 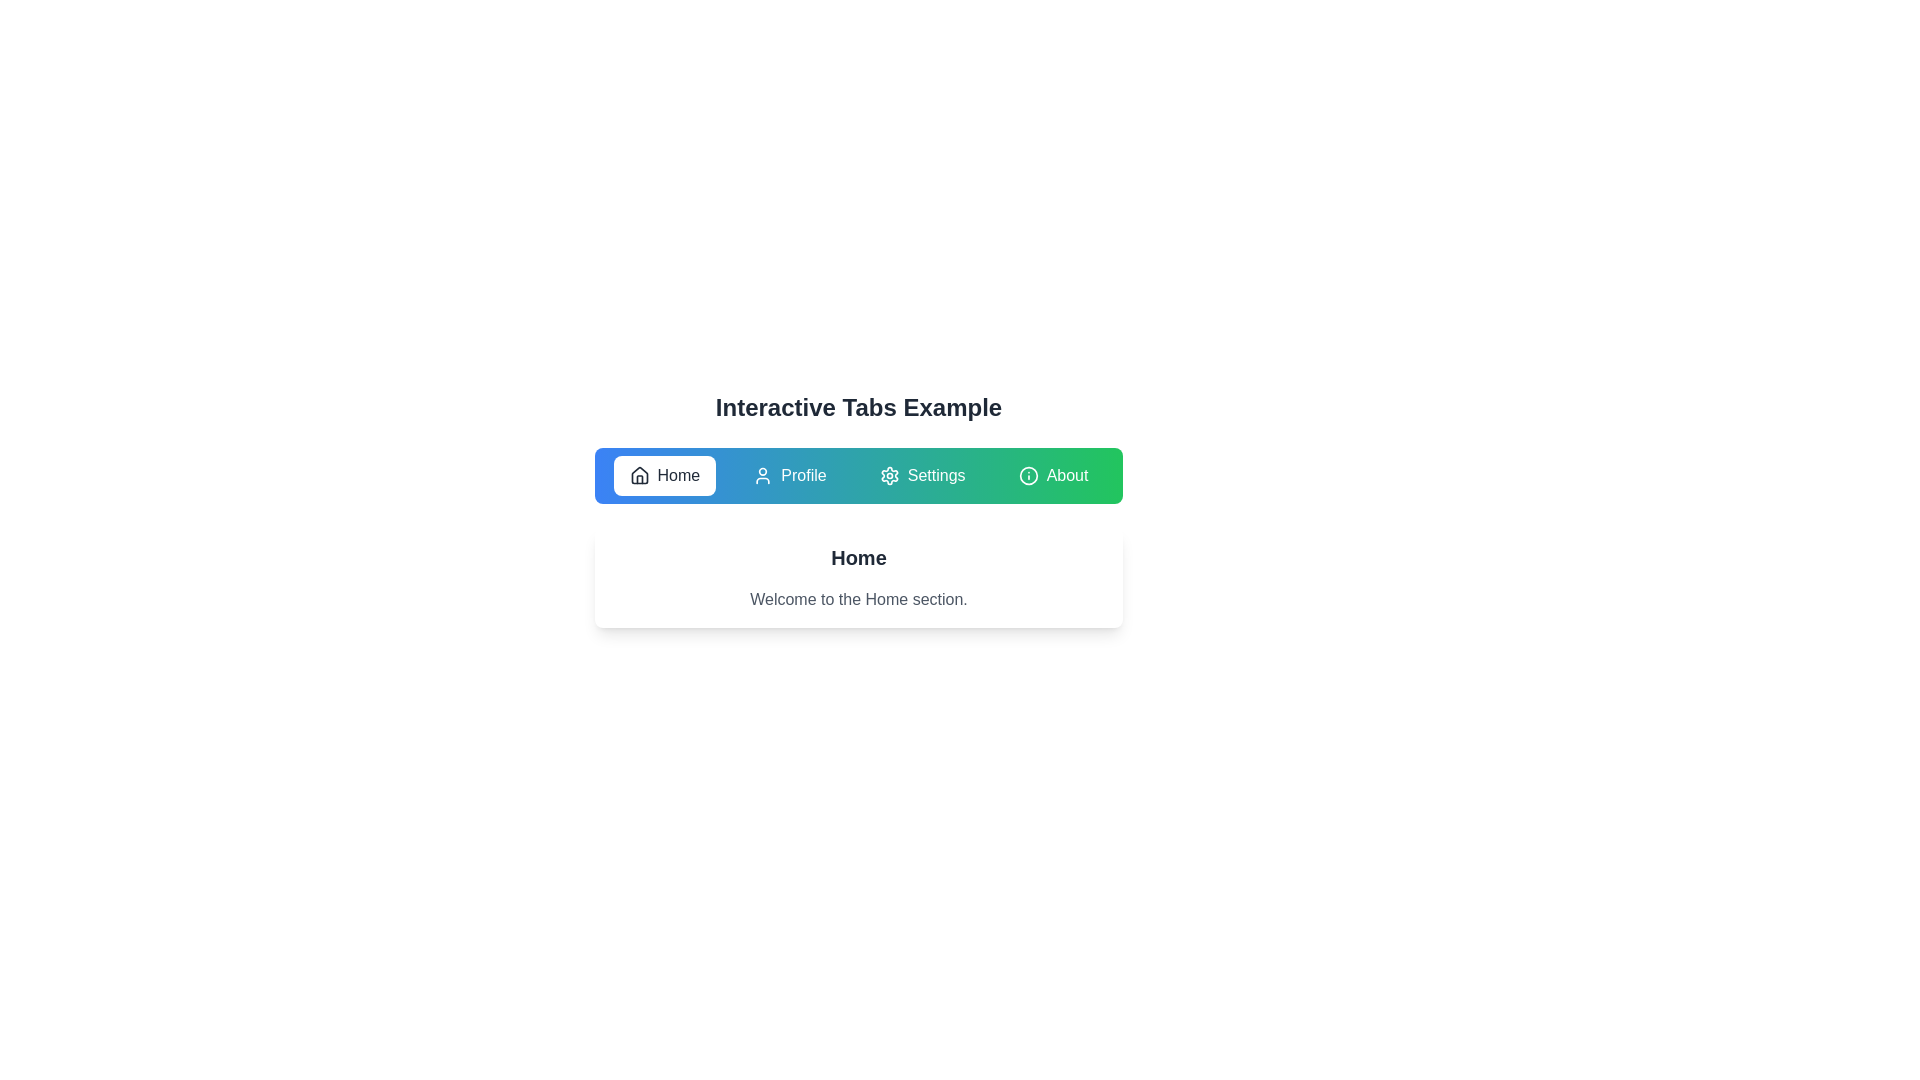 What do you see at coordinates (1052, 475) in the screenshot?
I see `the About tab to navigate to its section` at bounding box center [1052, 475].